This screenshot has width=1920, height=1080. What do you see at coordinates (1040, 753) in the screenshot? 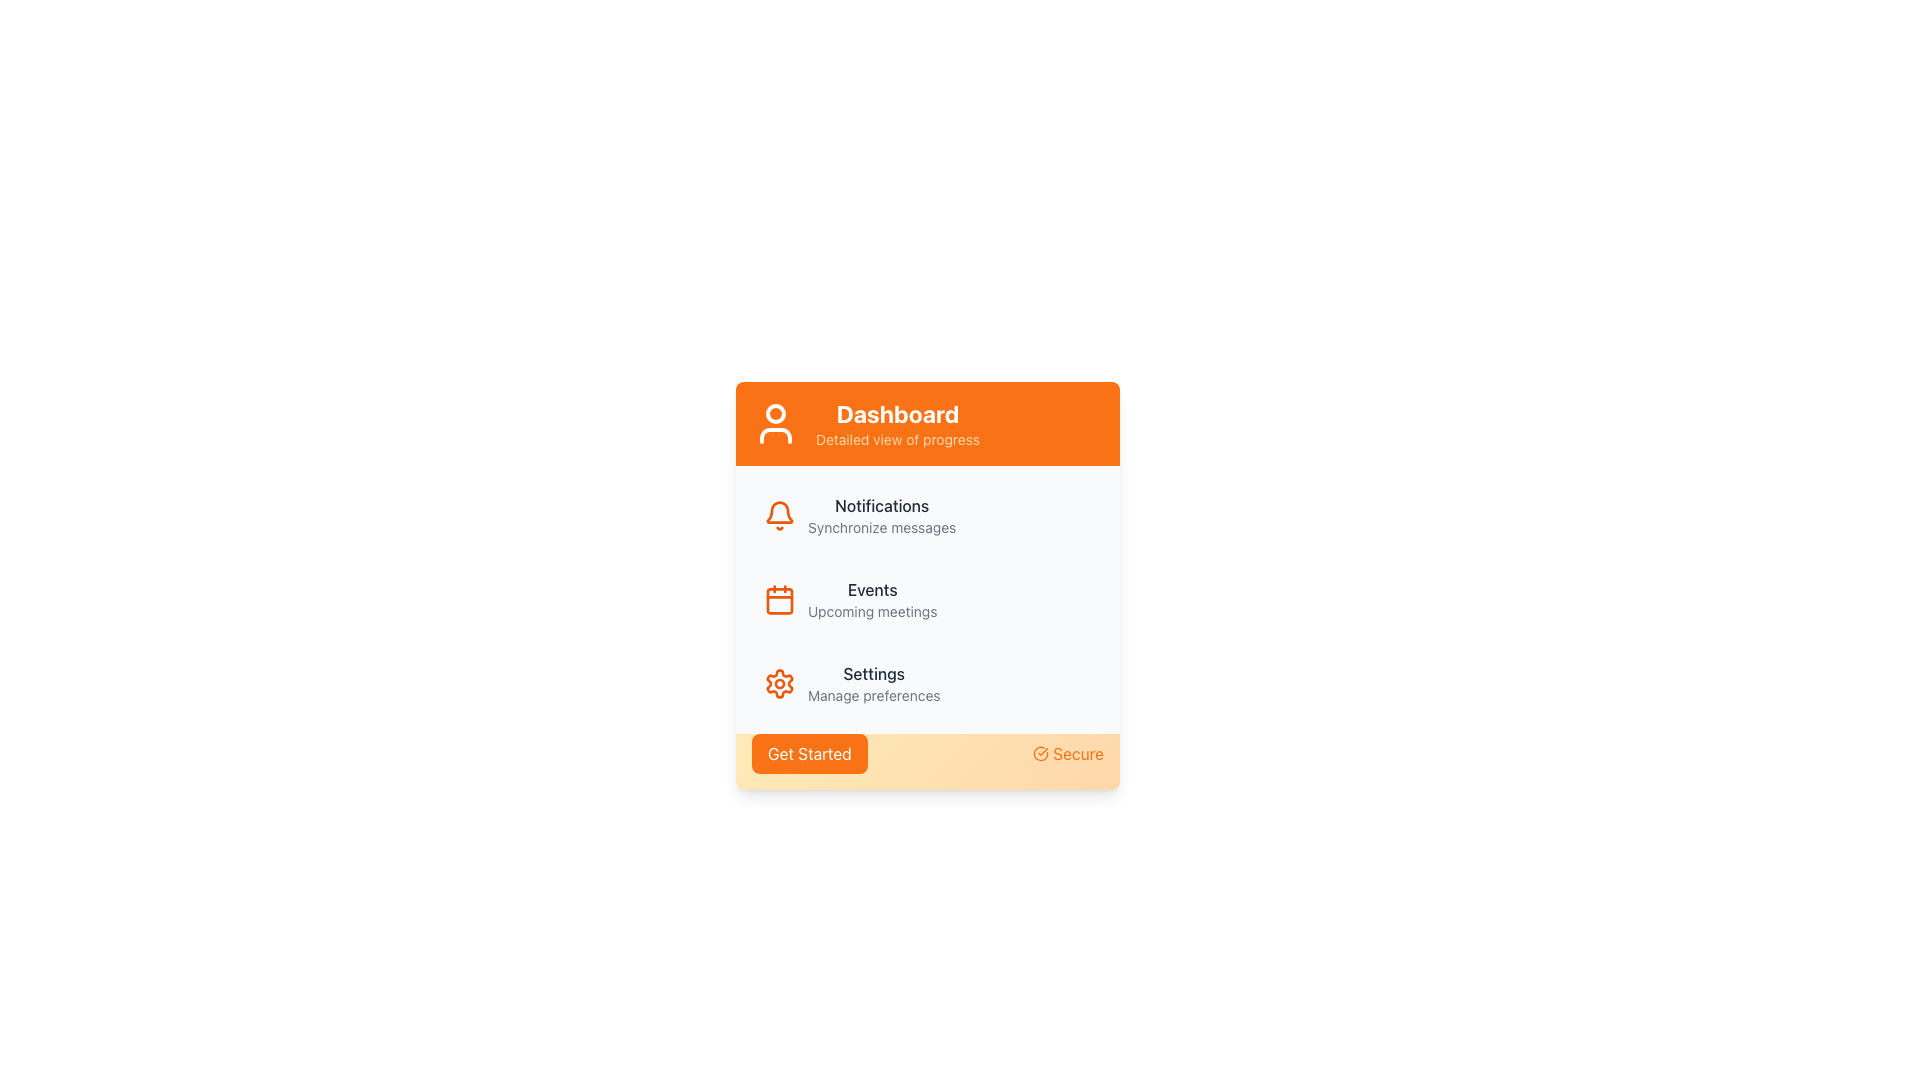
I see `style of the circular check icon located at the bottom-right corner of the card interface, which serves as a visual indicator of security or verification next to the 'Secure' label` at bounding box center [1040, 753].